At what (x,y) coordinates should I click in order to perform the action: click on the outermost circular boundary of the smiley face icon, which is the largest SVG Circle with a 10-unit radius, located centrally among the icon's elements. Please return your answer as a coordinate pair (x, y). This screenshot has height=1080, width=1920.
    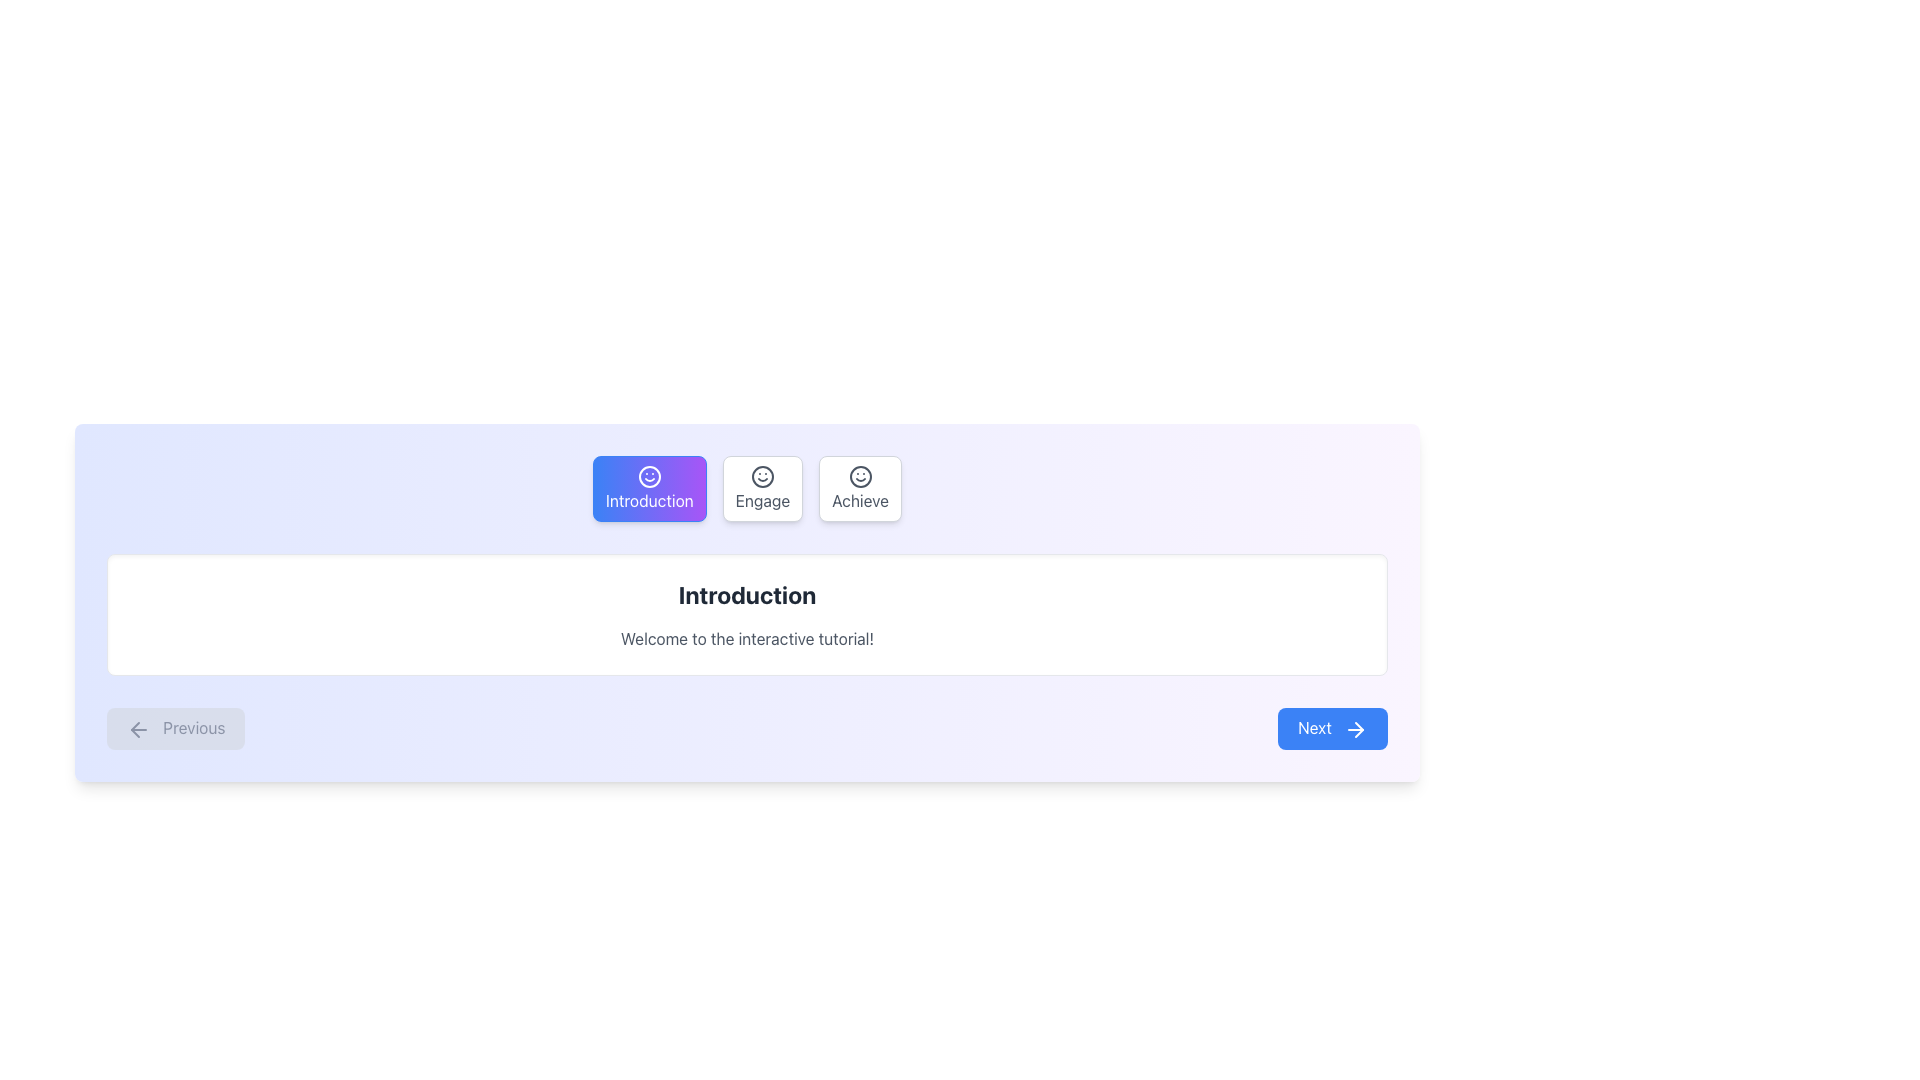
    Looking at the image, I should click on (649, 477).